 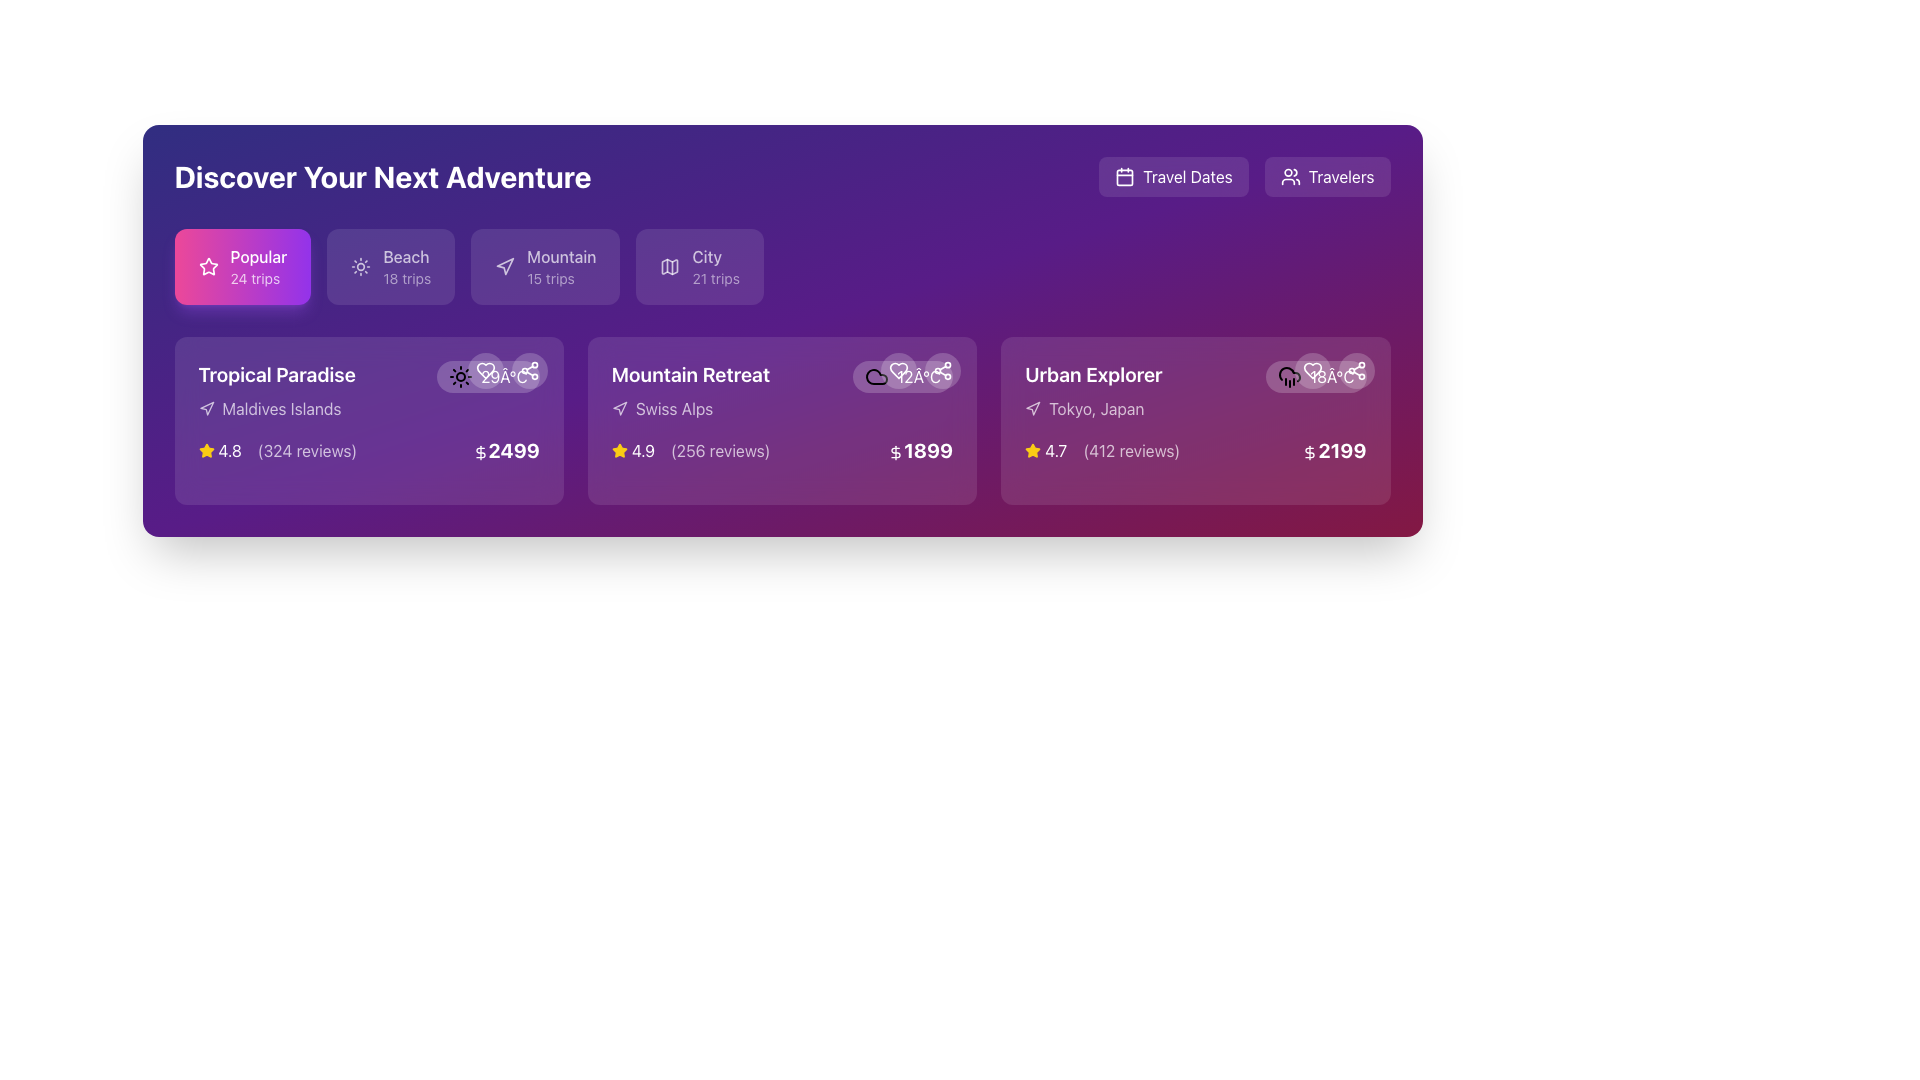 What do you see at coordinates (632, 451) in the screenshot?
I see `the static rating display for the Mountain Retreat, which shows a numerical rating and a star icon, located below the title 'Mountain Retreat' and to the left of '(256 reviews)'` at bounding box center [632, 451].